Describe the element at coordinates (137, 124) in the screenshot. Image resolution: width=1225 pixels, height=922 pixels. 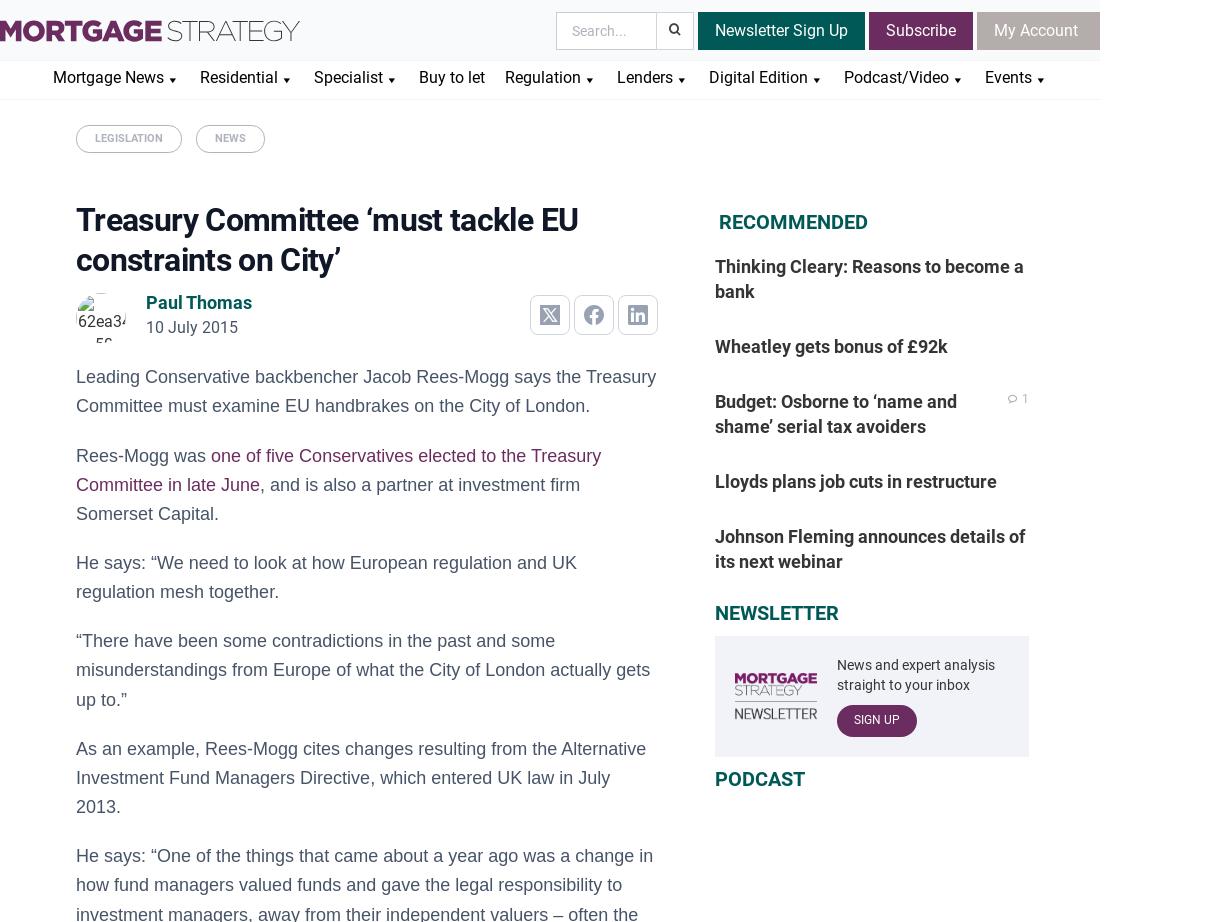
I see `'Autumn Statement 2023'` at that location.